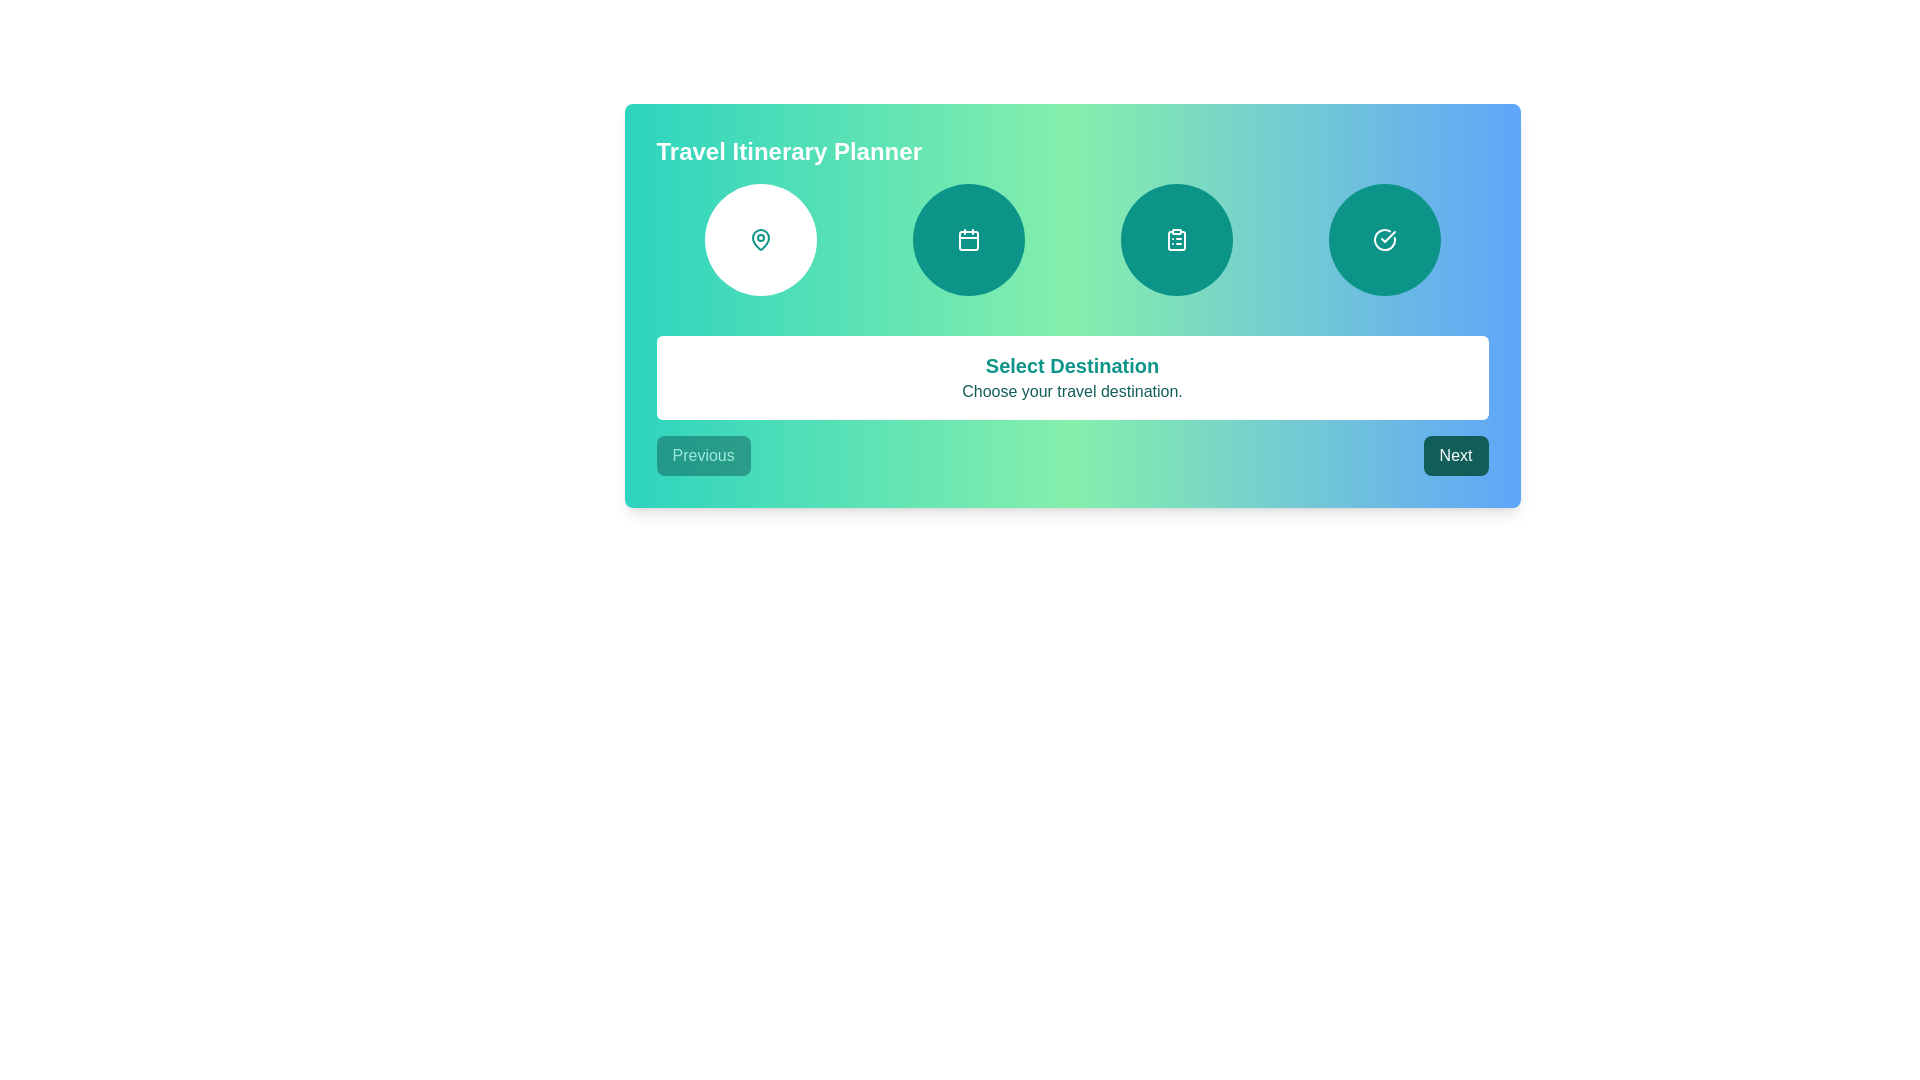 The width and height of the screenshot is (1920, 1080). I want to click on the location selection icon, which is the first icon from the left in a group of three icons at the top center of the interface, so click(759, 238).